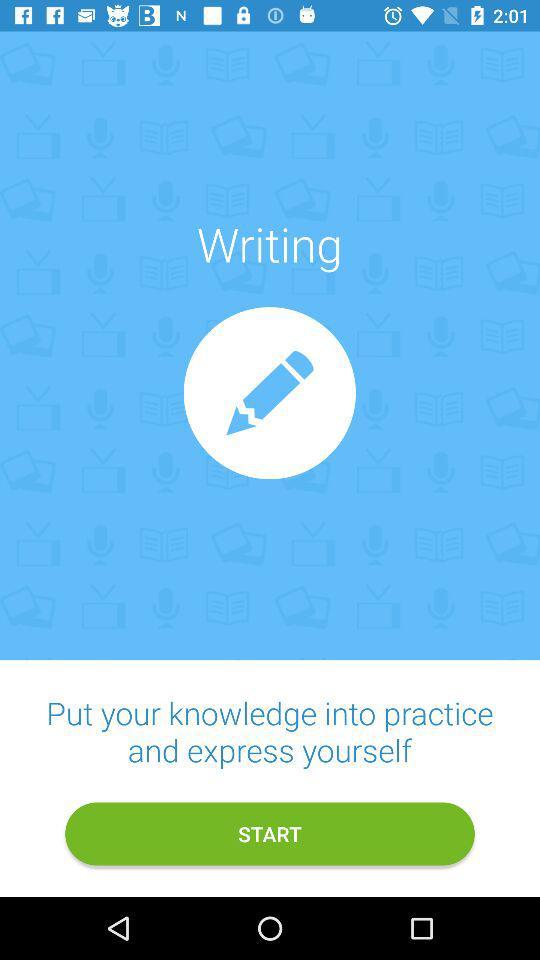 The image size is (540, 960). Describe the element at coordinates (270, 834) in the screenshot. I see `start icon` at that location.